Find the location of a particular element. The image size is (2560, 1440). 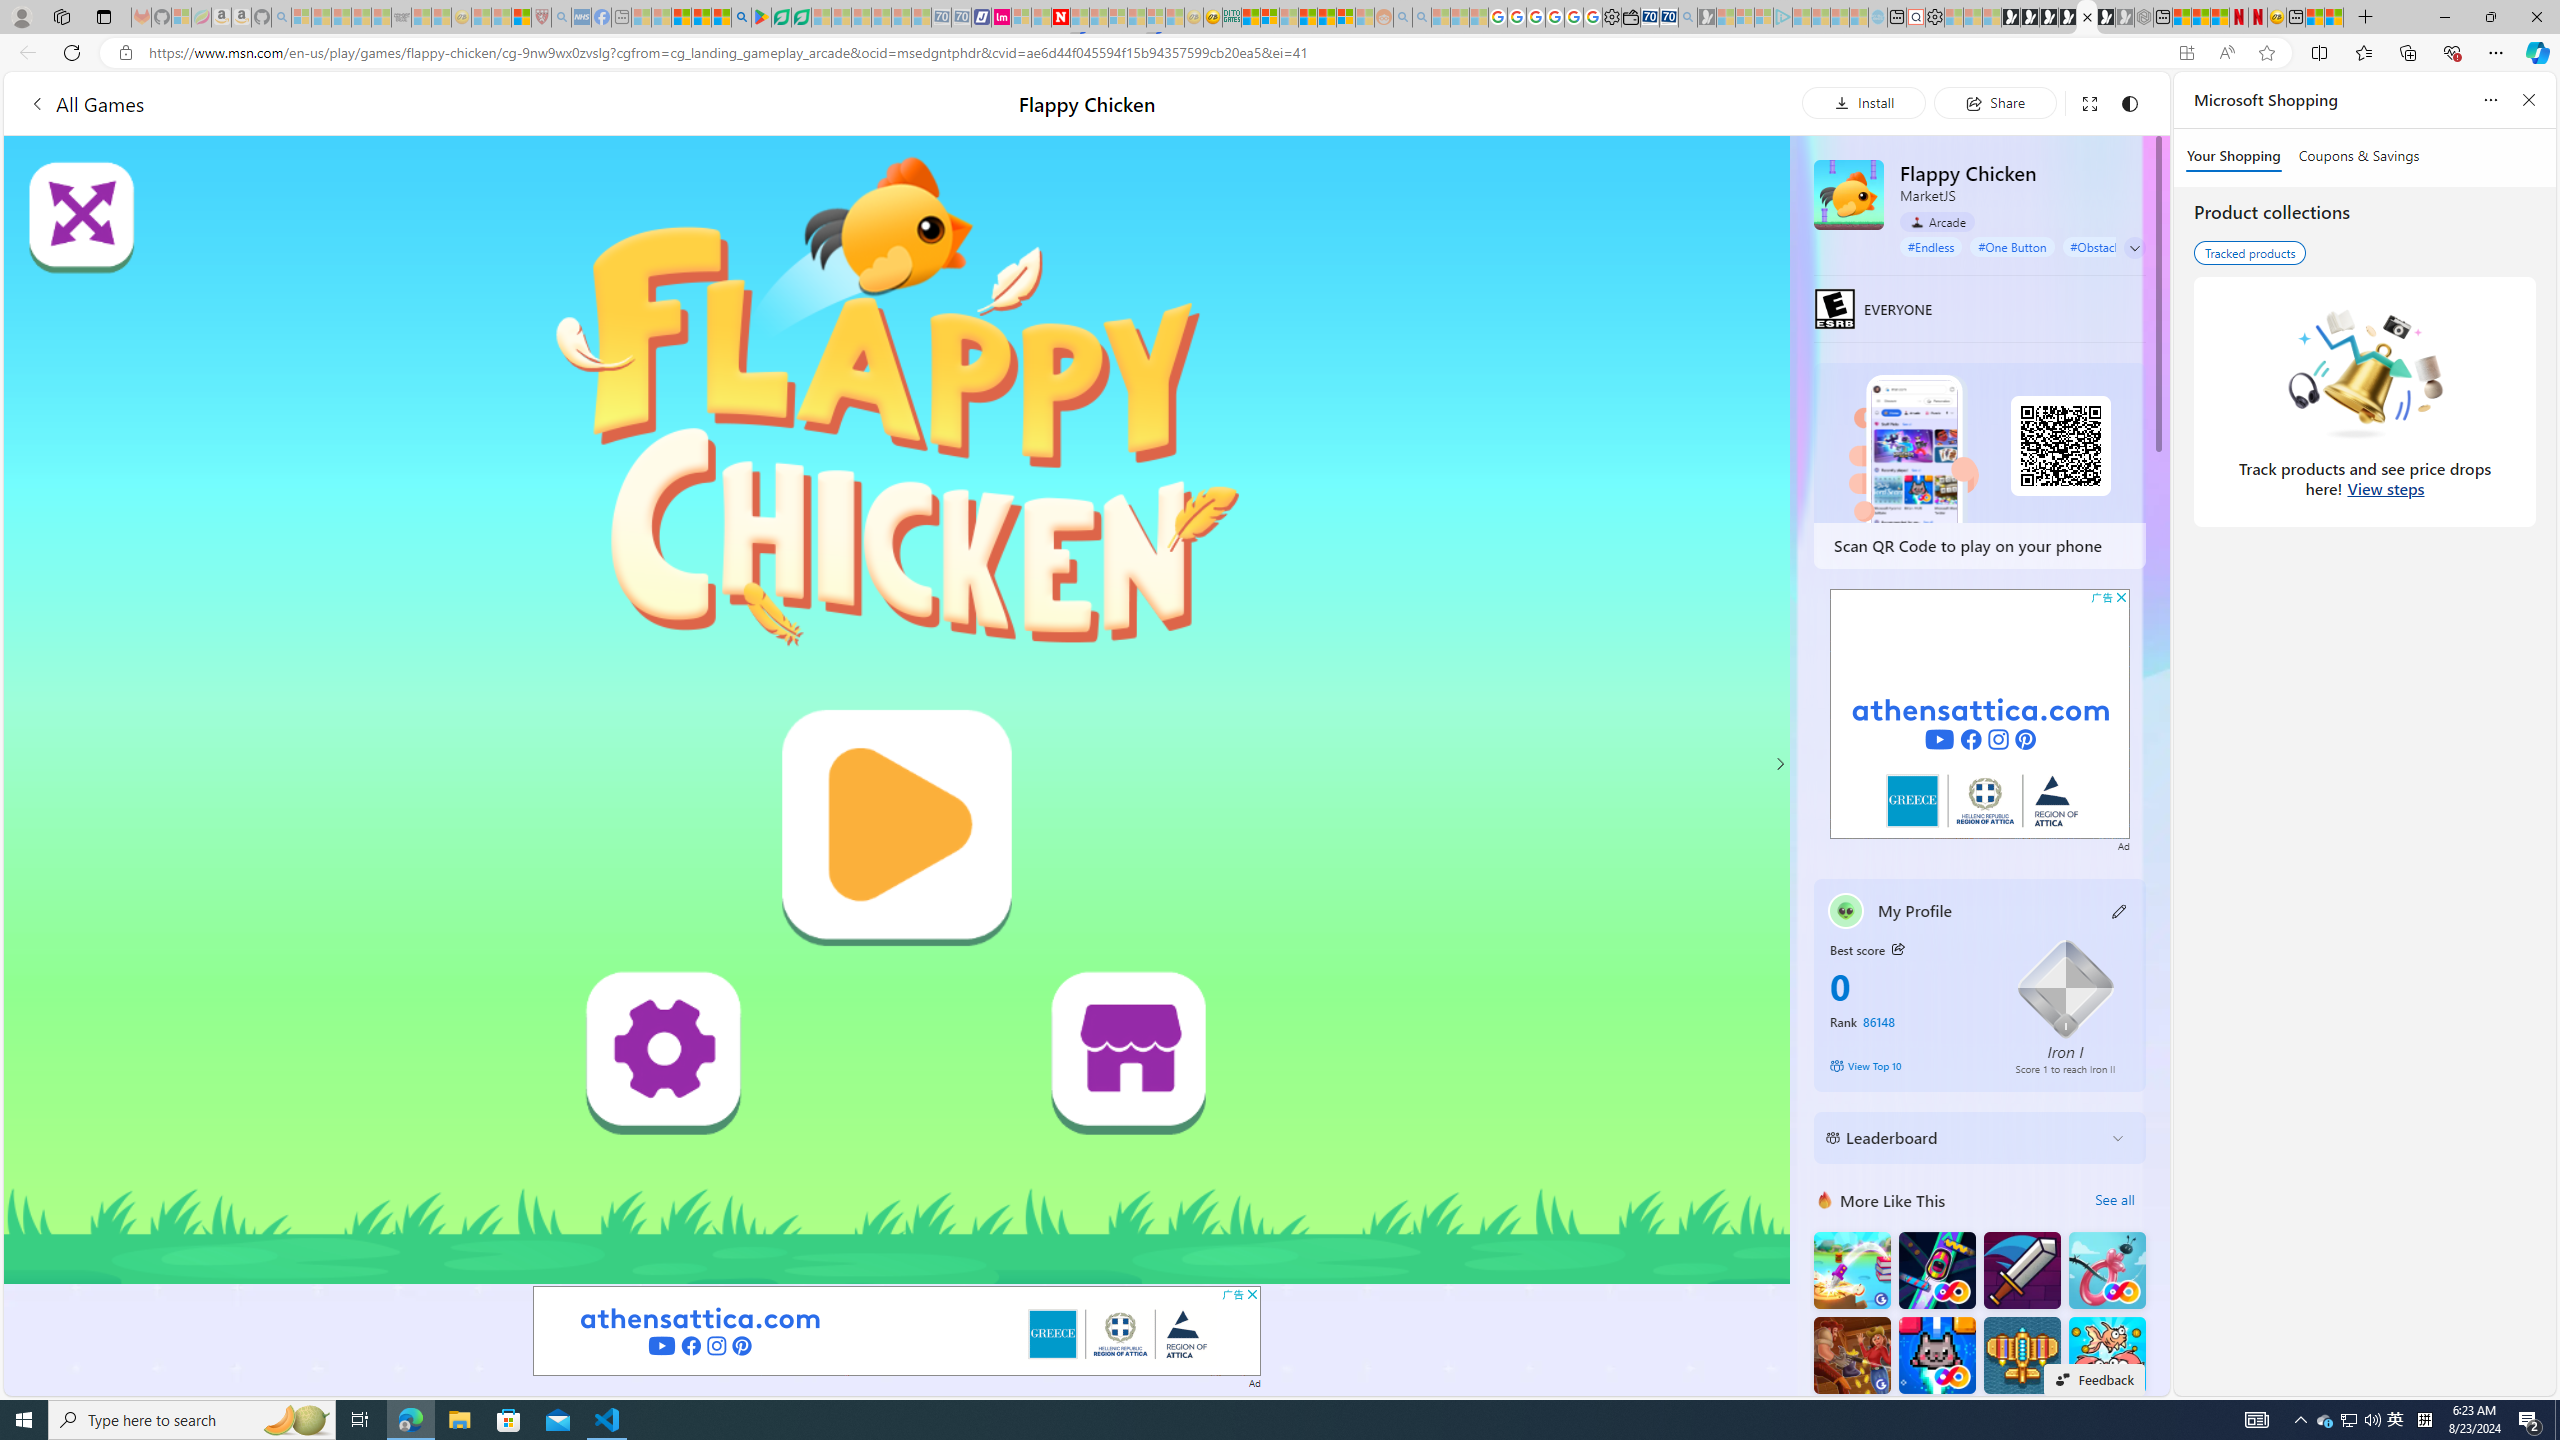

'See all' is located at coordinates (2113, 1198).